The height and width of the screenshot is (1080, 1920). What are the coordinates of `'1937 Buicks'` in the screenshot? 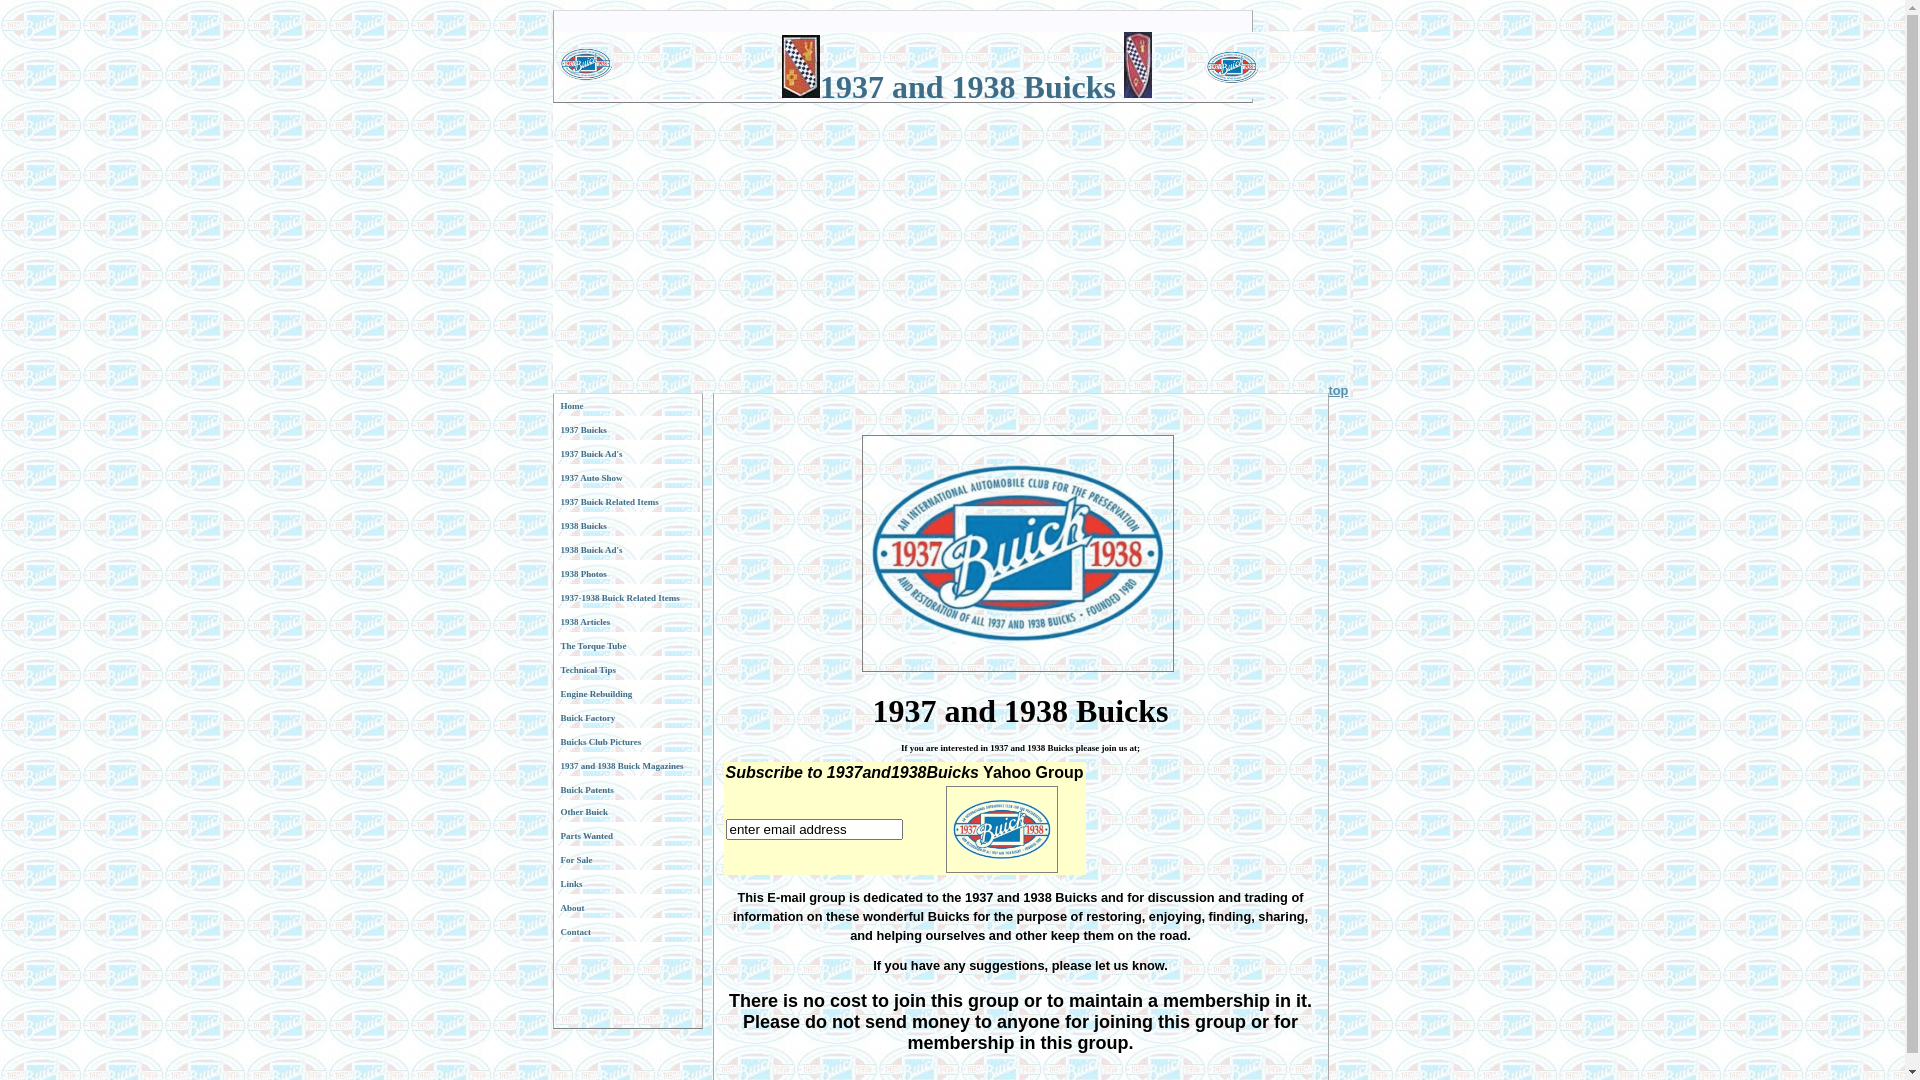 It's located at (553, 428).